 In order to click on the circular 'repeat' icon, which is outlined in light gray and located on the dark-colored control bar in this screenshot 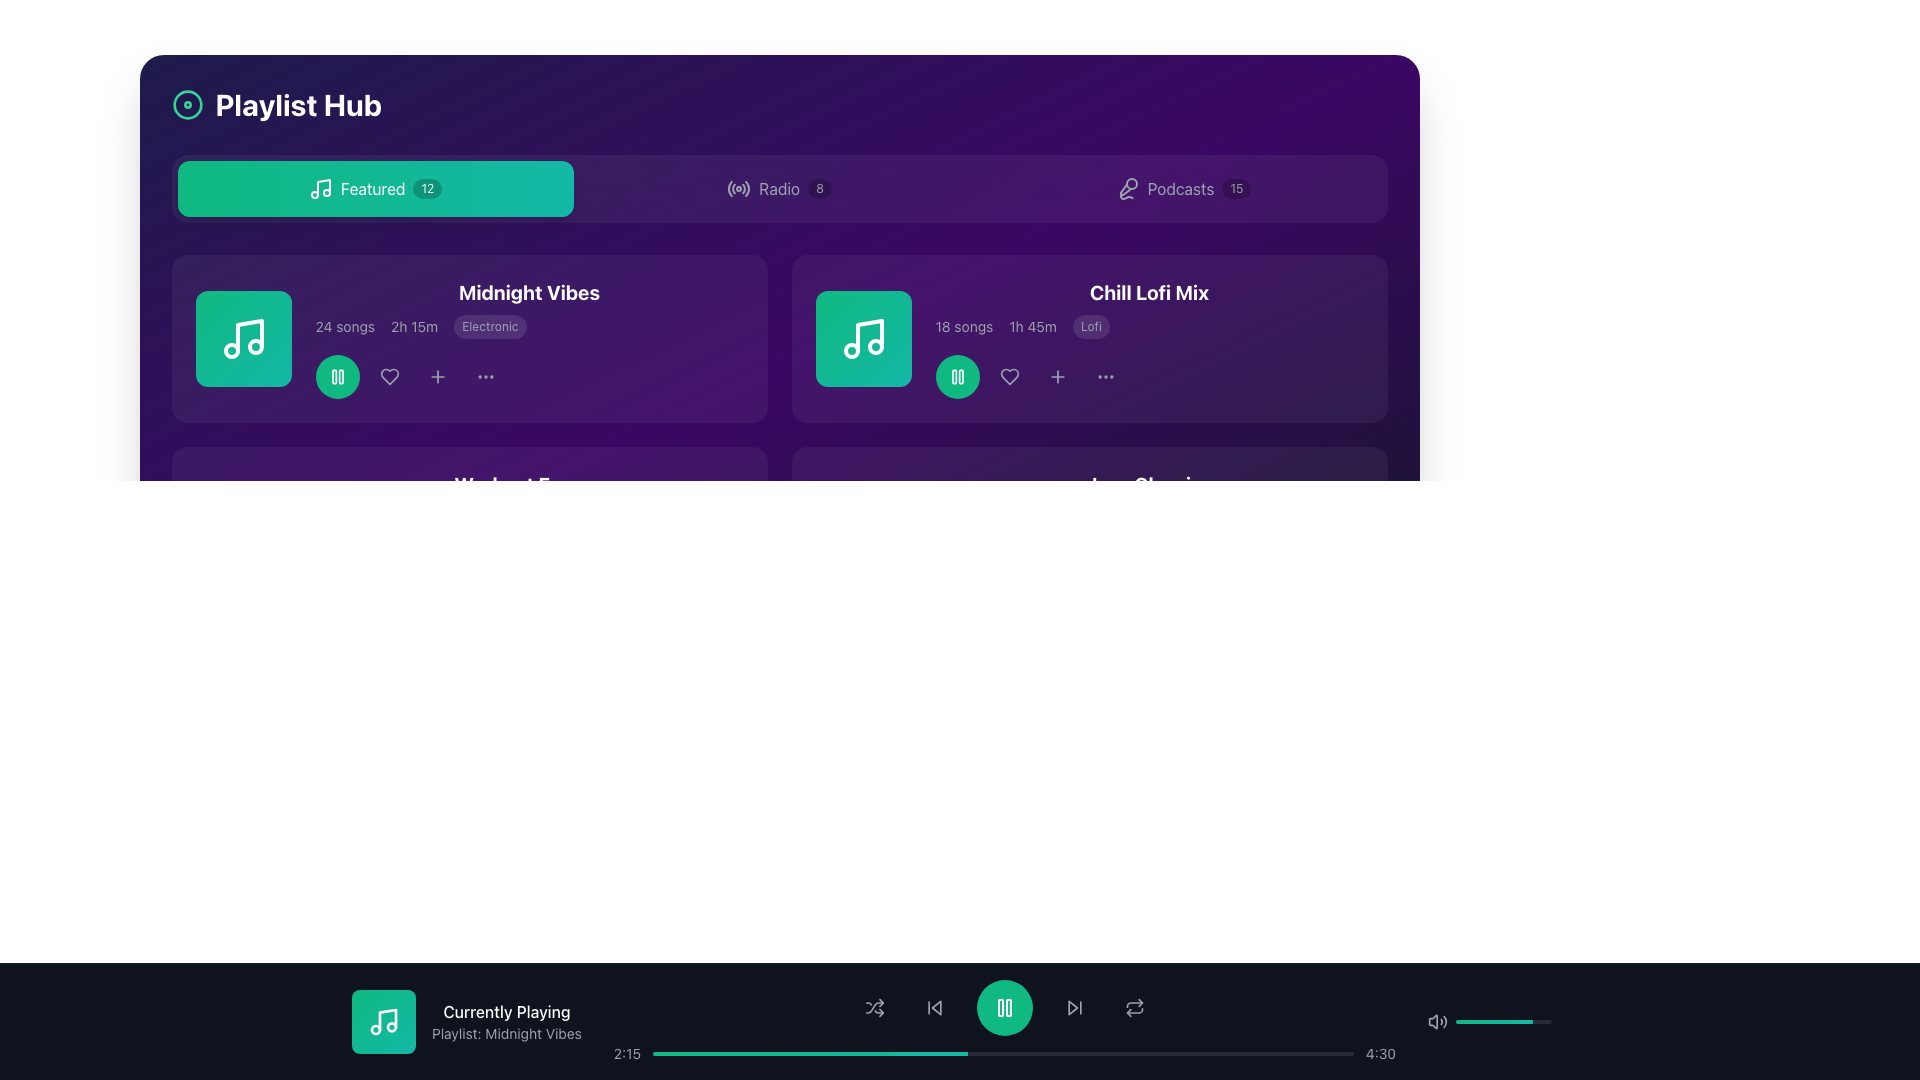, I will do `click(1133, 1007)`.